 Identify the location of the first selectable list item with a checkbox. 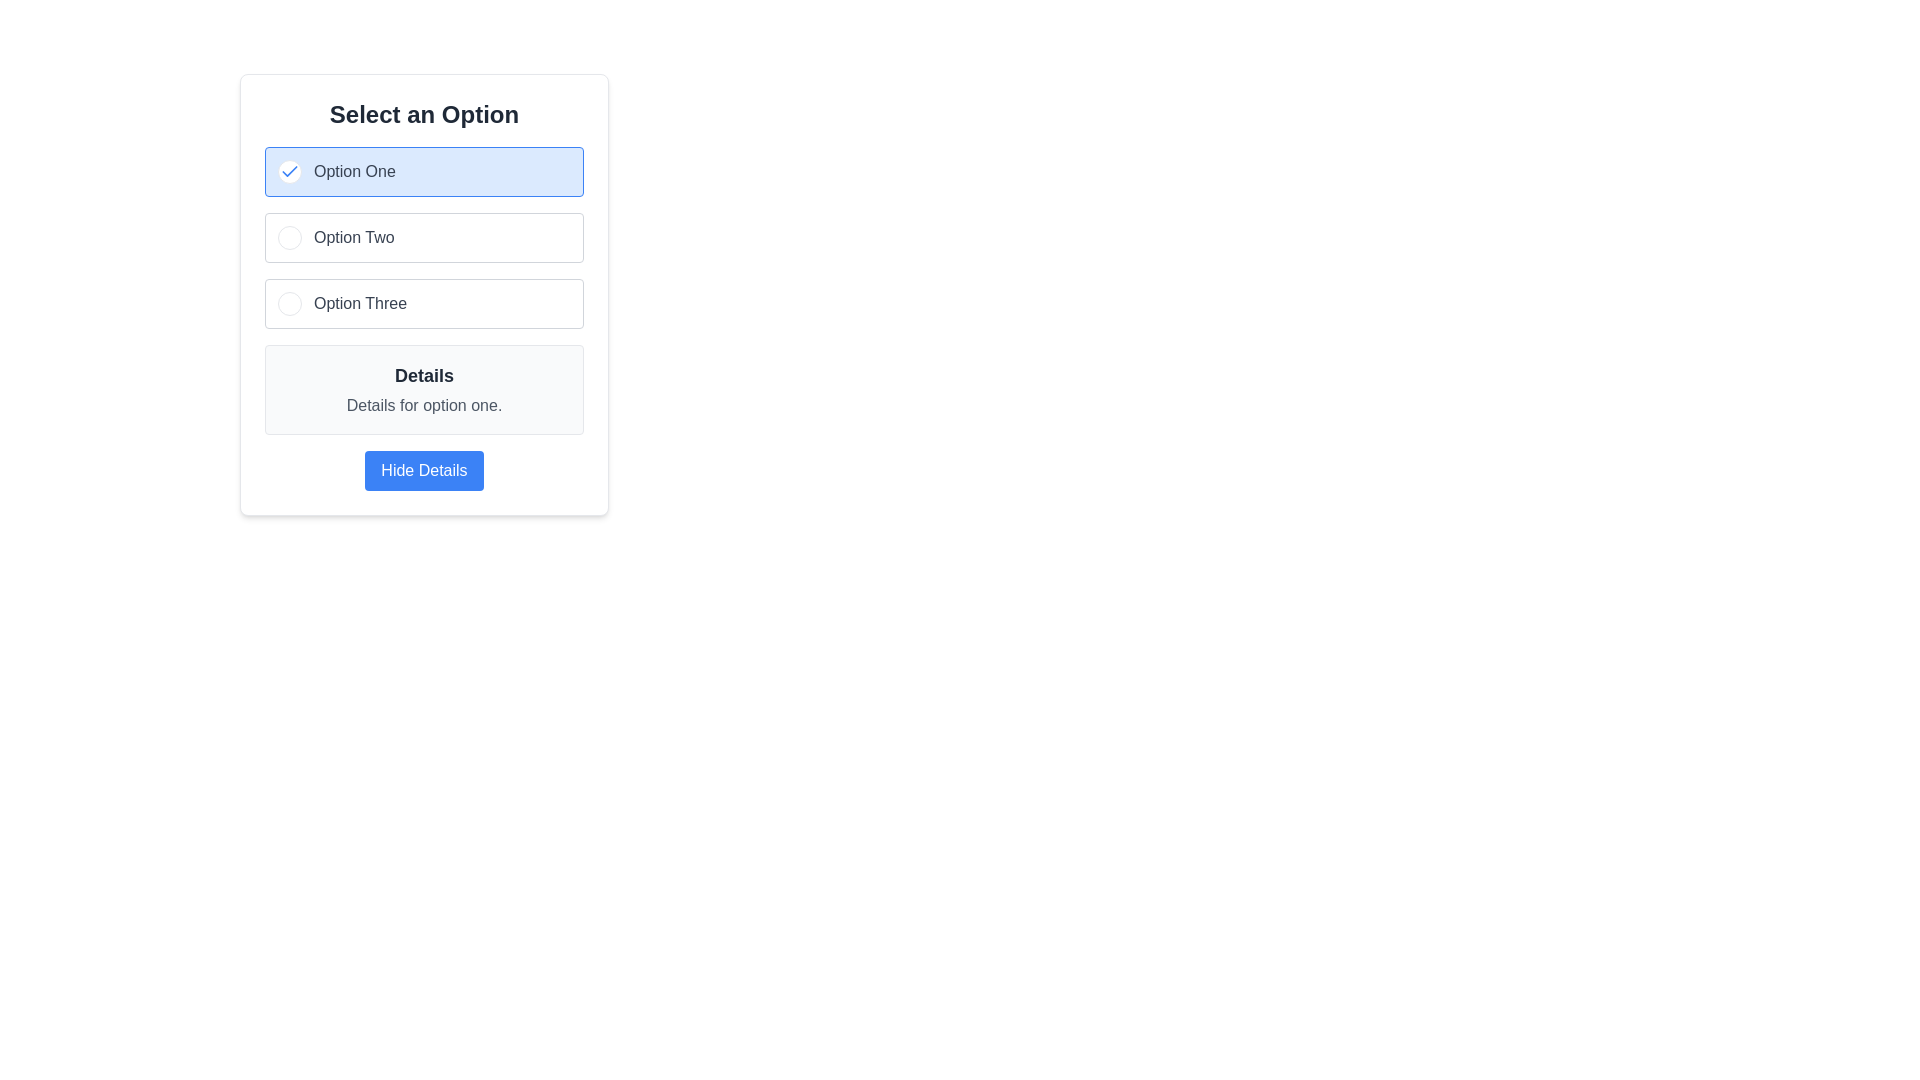
(423, 171).